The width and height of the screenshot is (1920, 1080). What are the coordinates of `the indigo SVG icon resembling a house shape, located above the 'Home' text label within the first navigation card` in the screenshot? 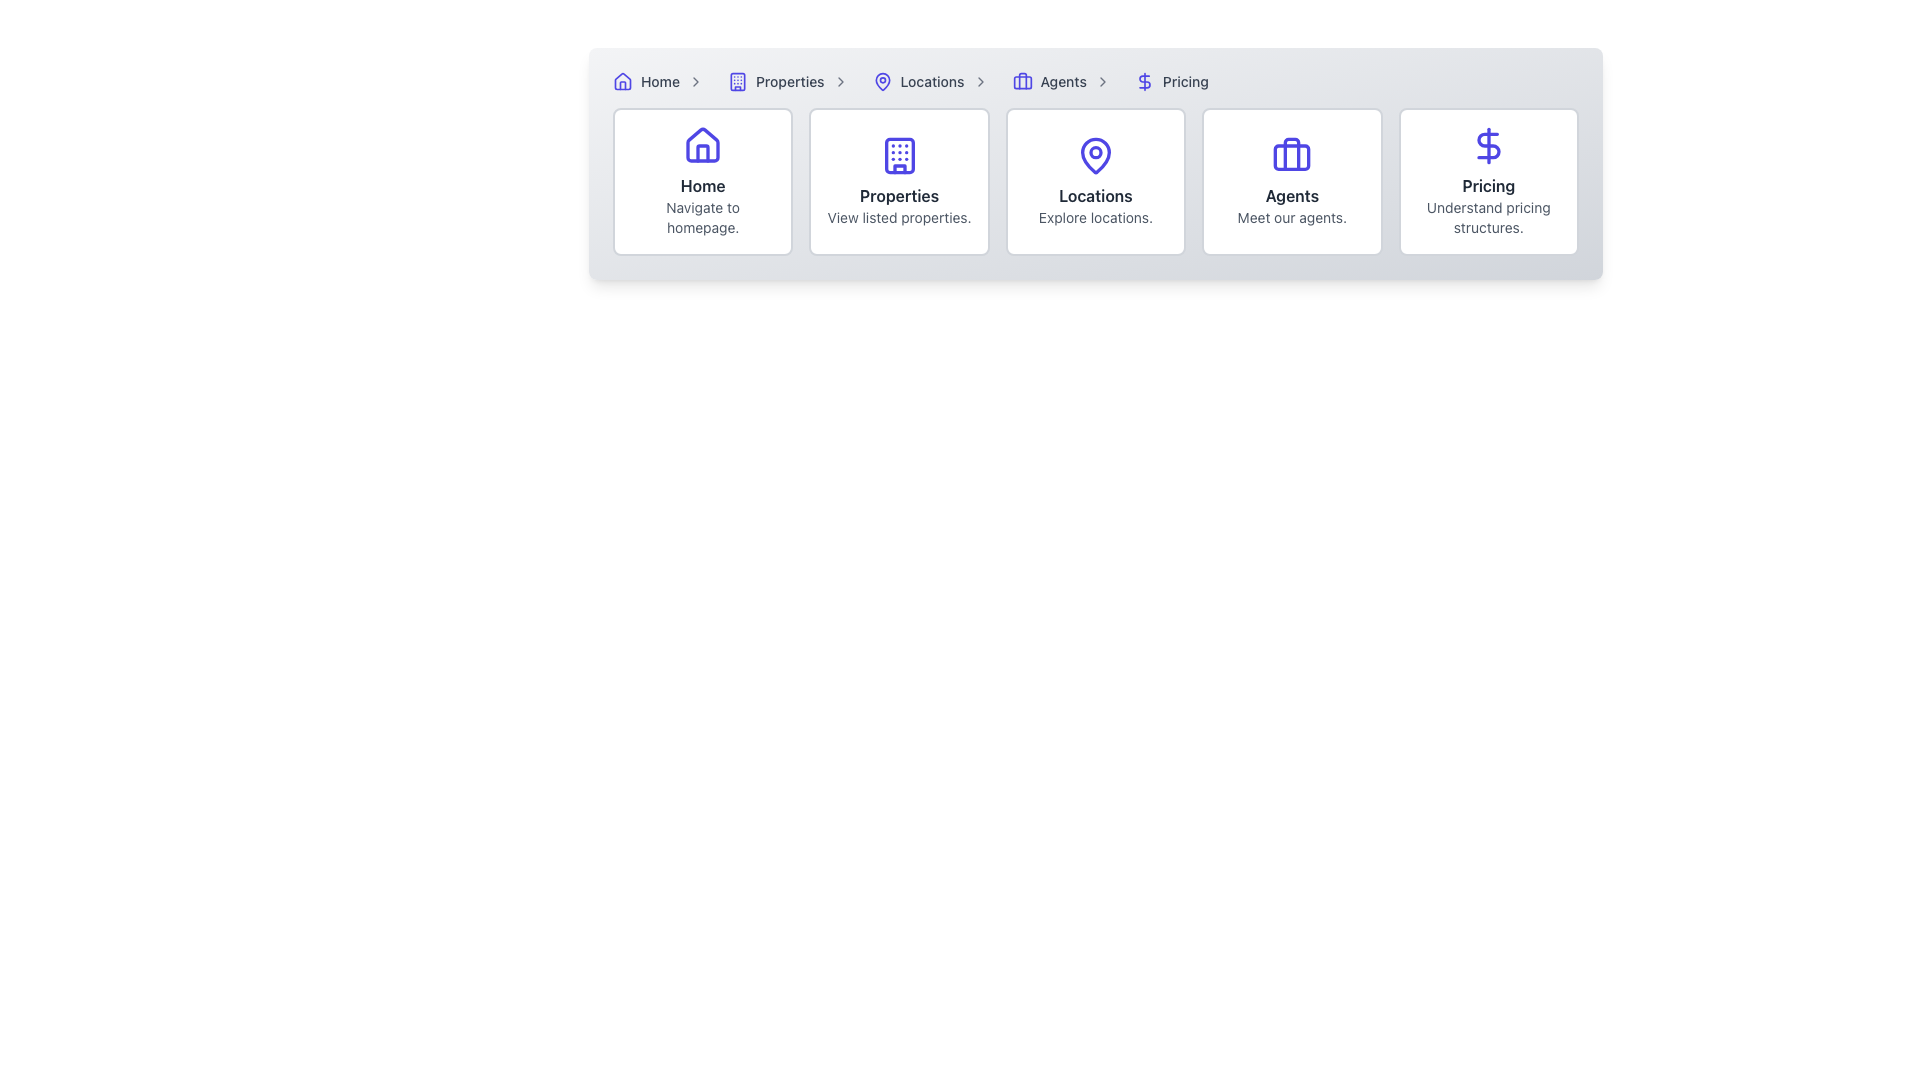 It's located at (703, 145).